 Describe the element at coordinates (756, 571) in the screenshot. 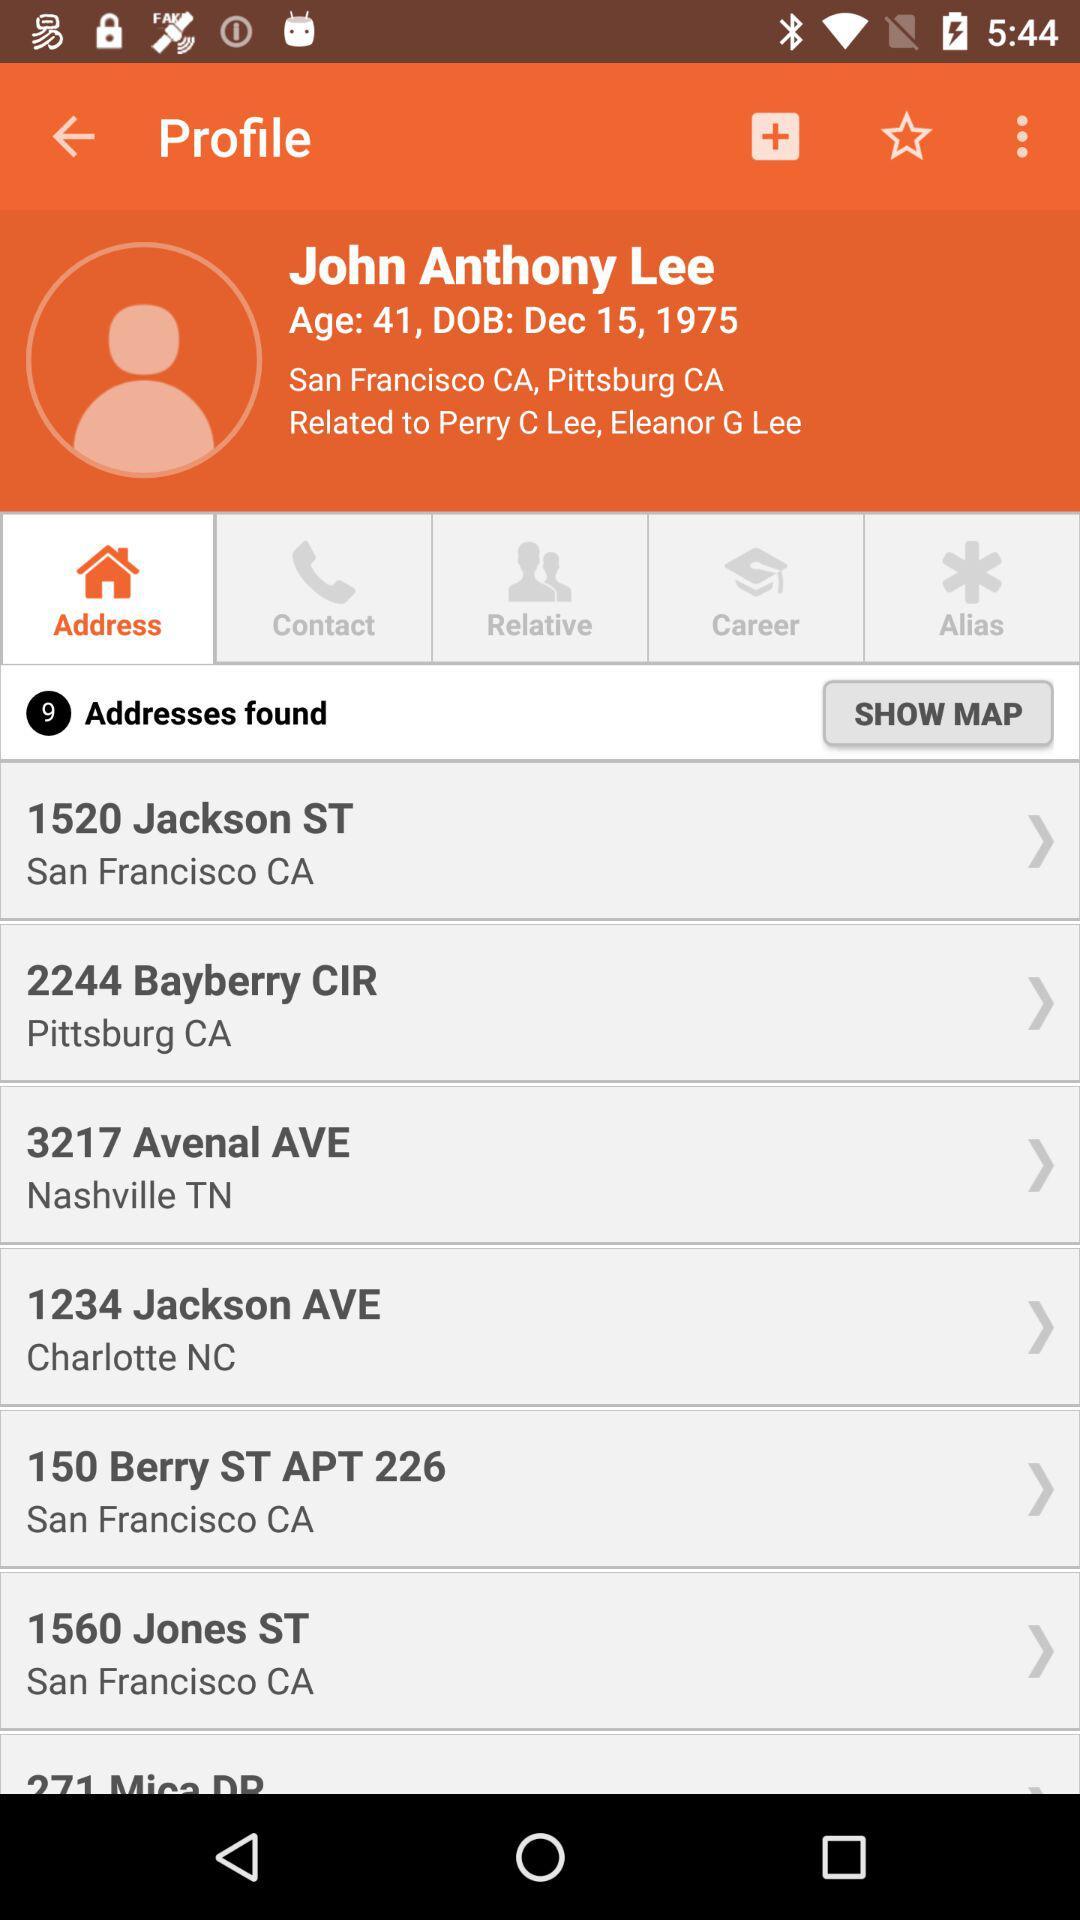

I see `the icon with the text career` at that location.